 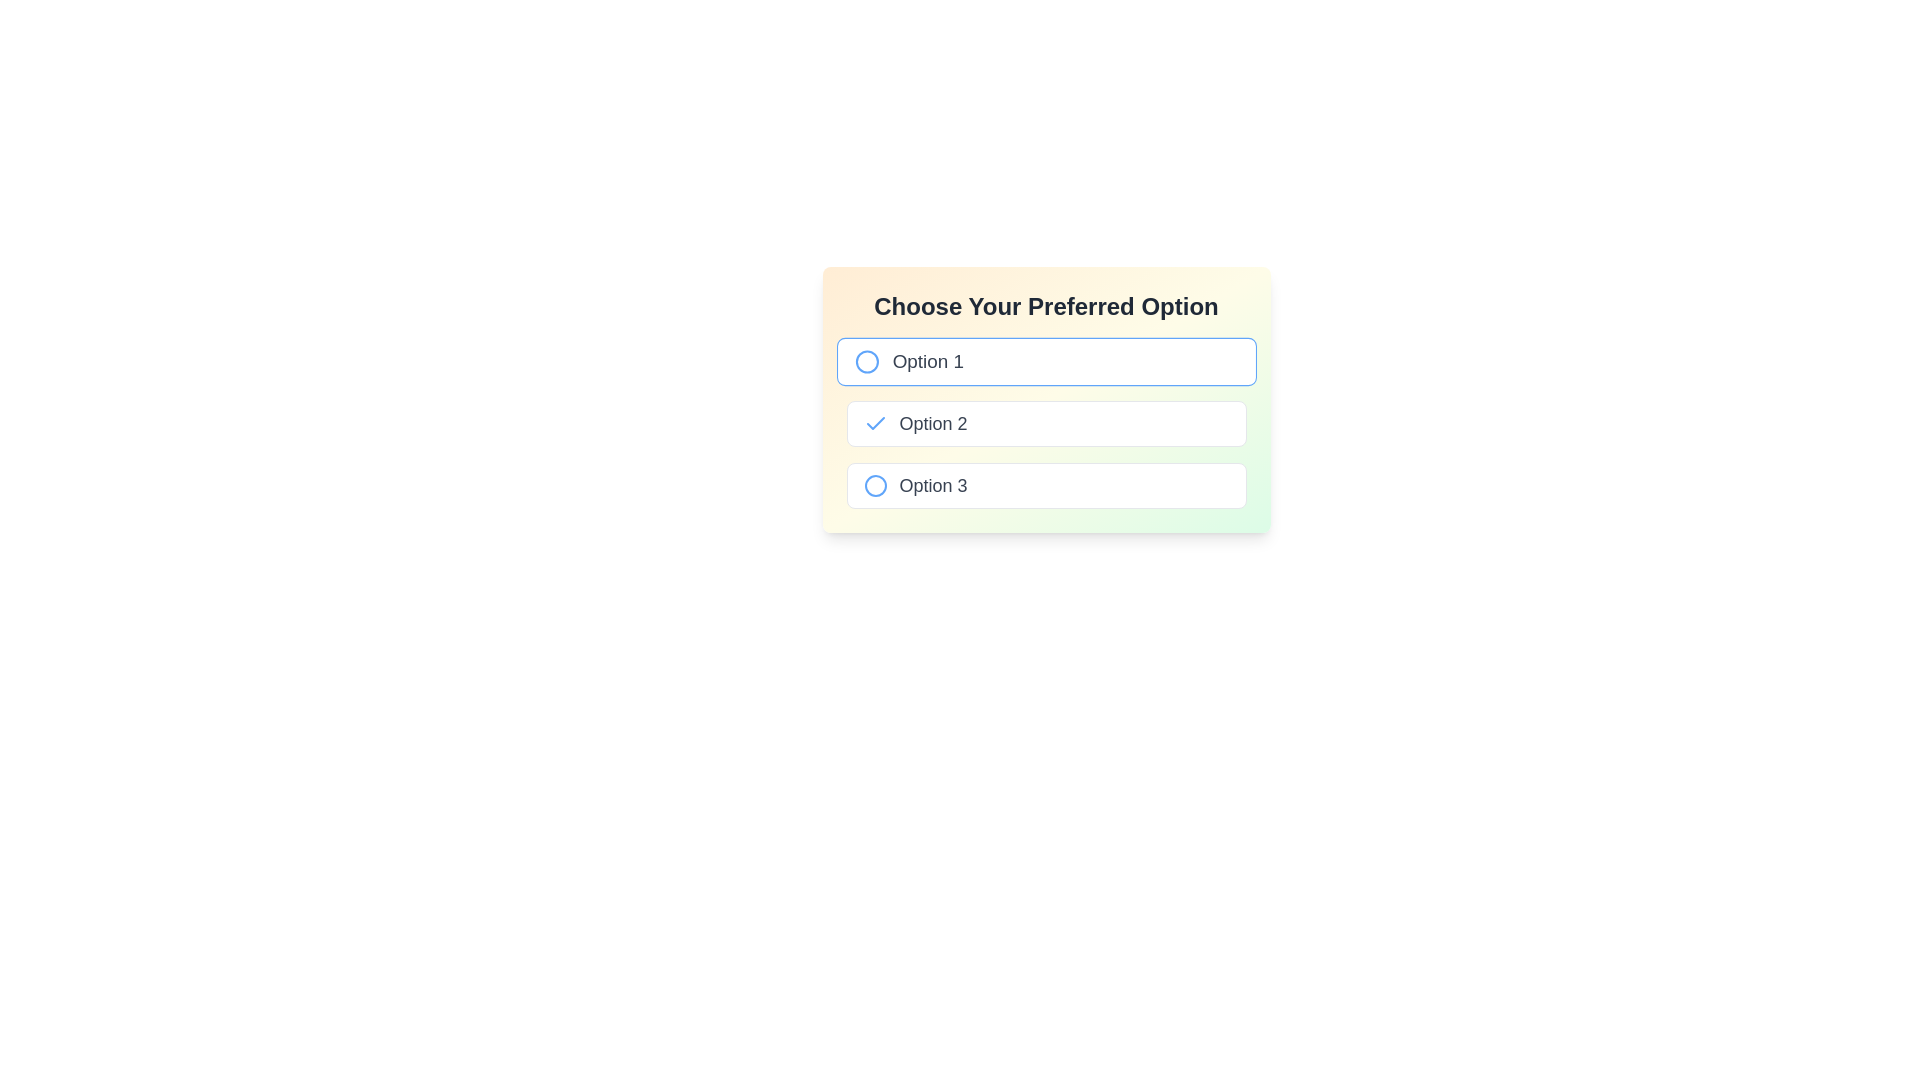 I want to click on the circle radio button indicator associated with 'Option 1', so click(x=866, y=362).